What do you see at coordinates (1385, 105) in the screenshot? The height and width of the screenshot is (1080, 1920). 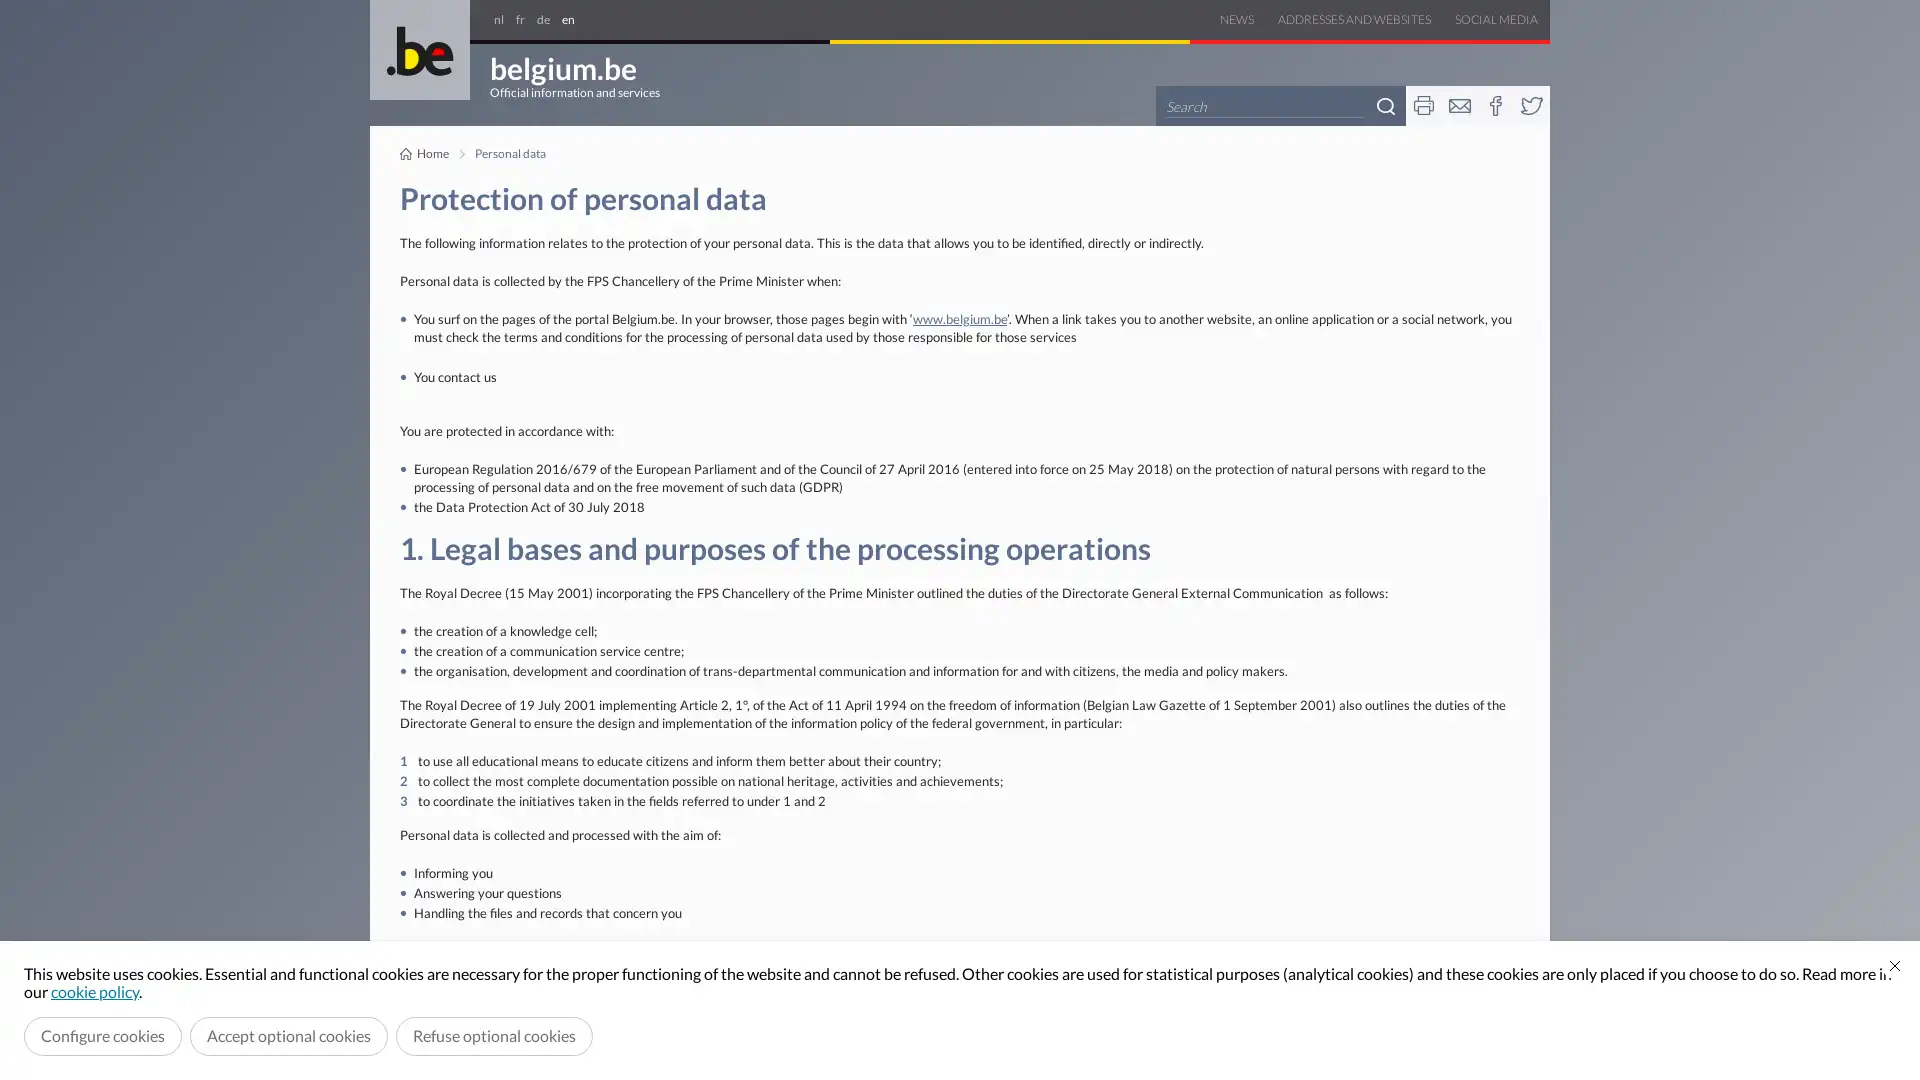 I see `Search` at bounding box center [1385, 105].